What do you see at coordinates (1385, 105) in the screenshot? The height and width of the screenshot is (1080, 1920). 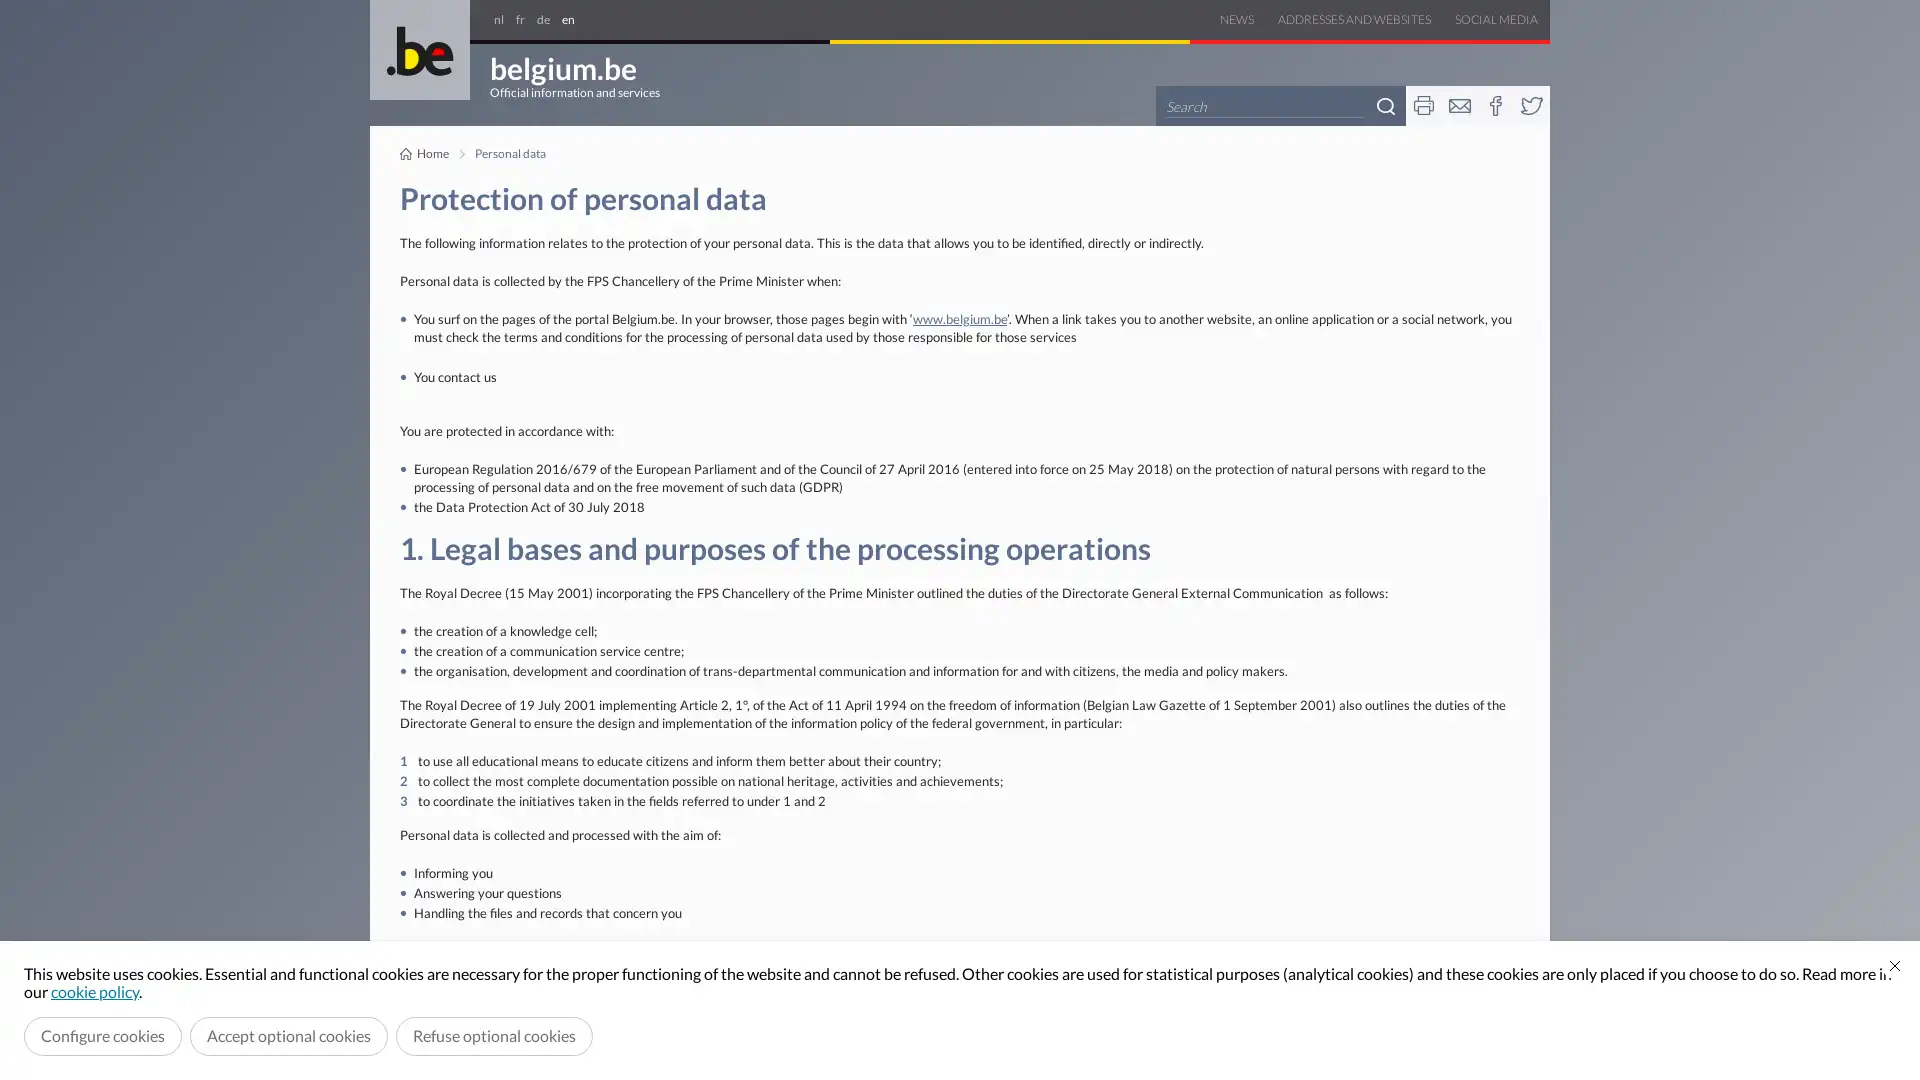 I see `Search` at bounding box center [1385, 105].